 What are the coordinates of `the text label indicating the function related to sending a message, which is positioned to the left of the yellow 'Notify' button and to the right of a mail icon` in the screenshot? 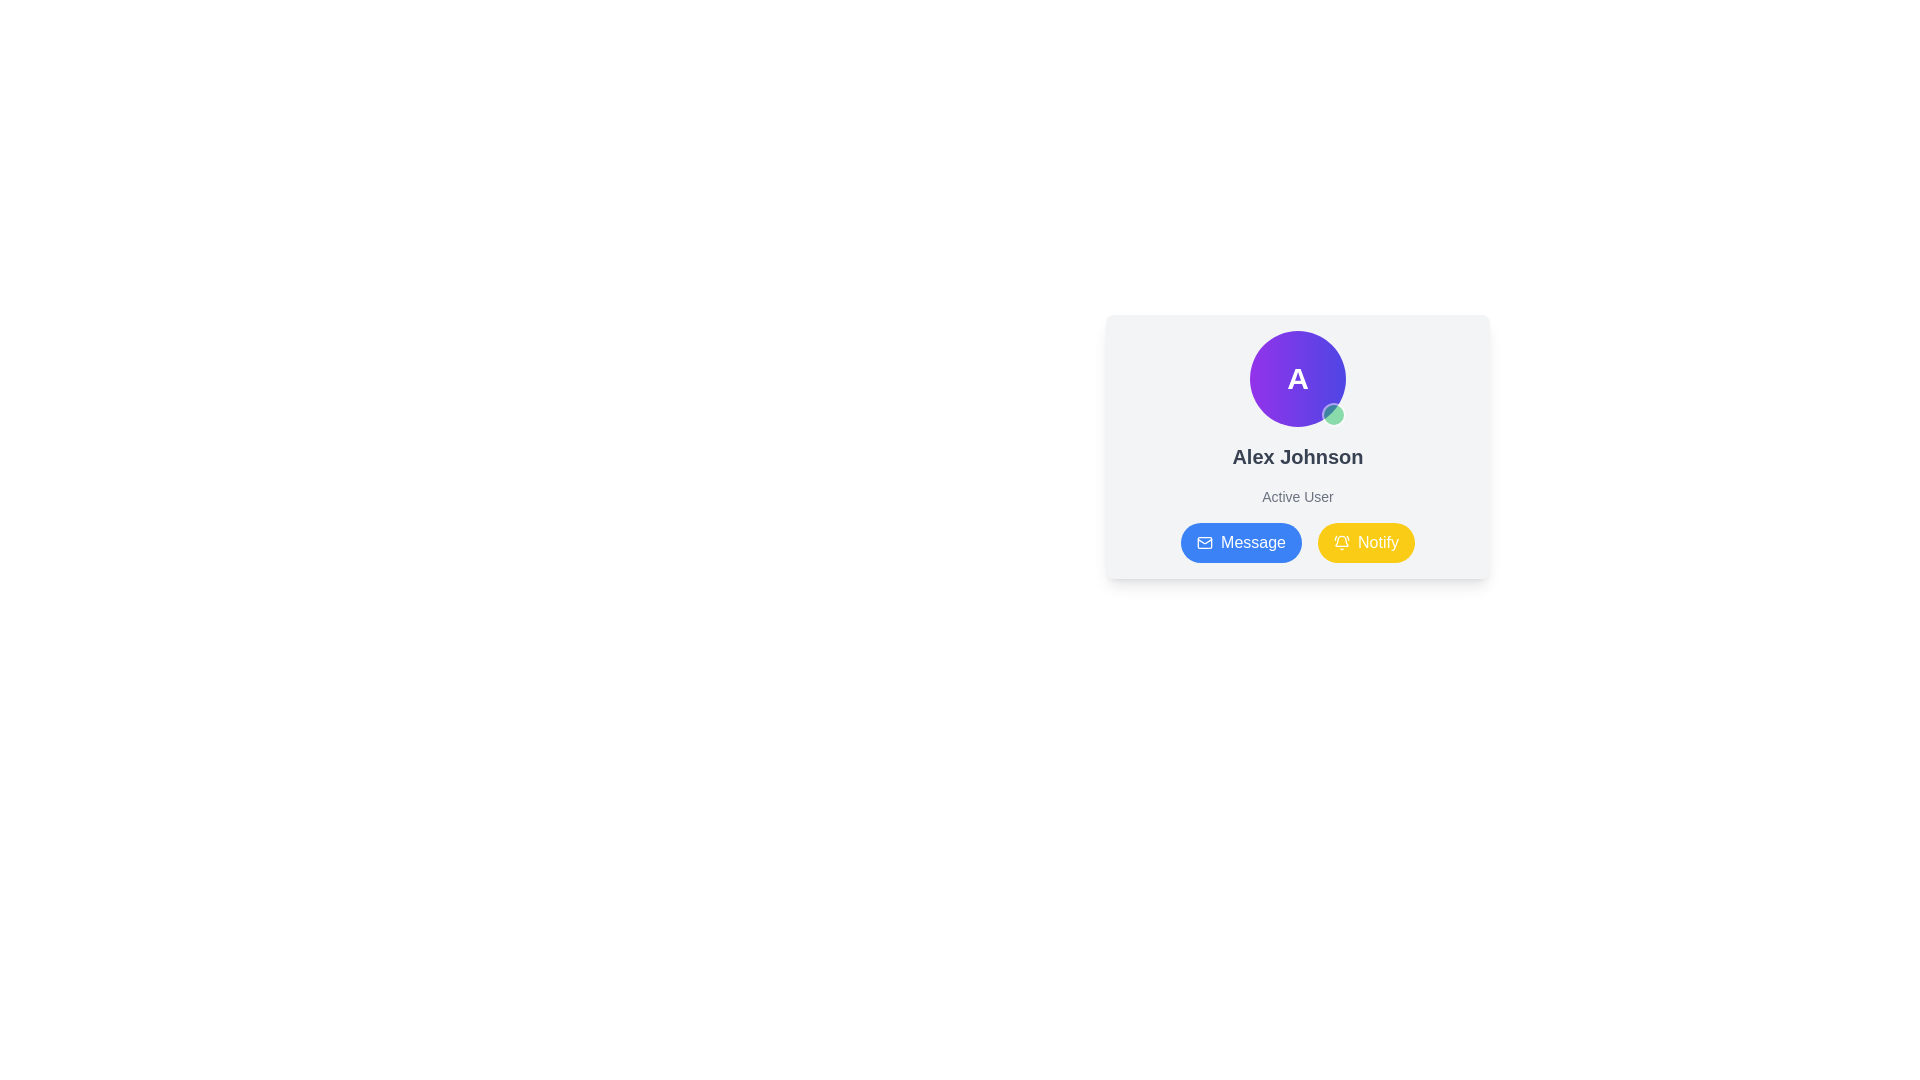 It's located at (1252, 543).